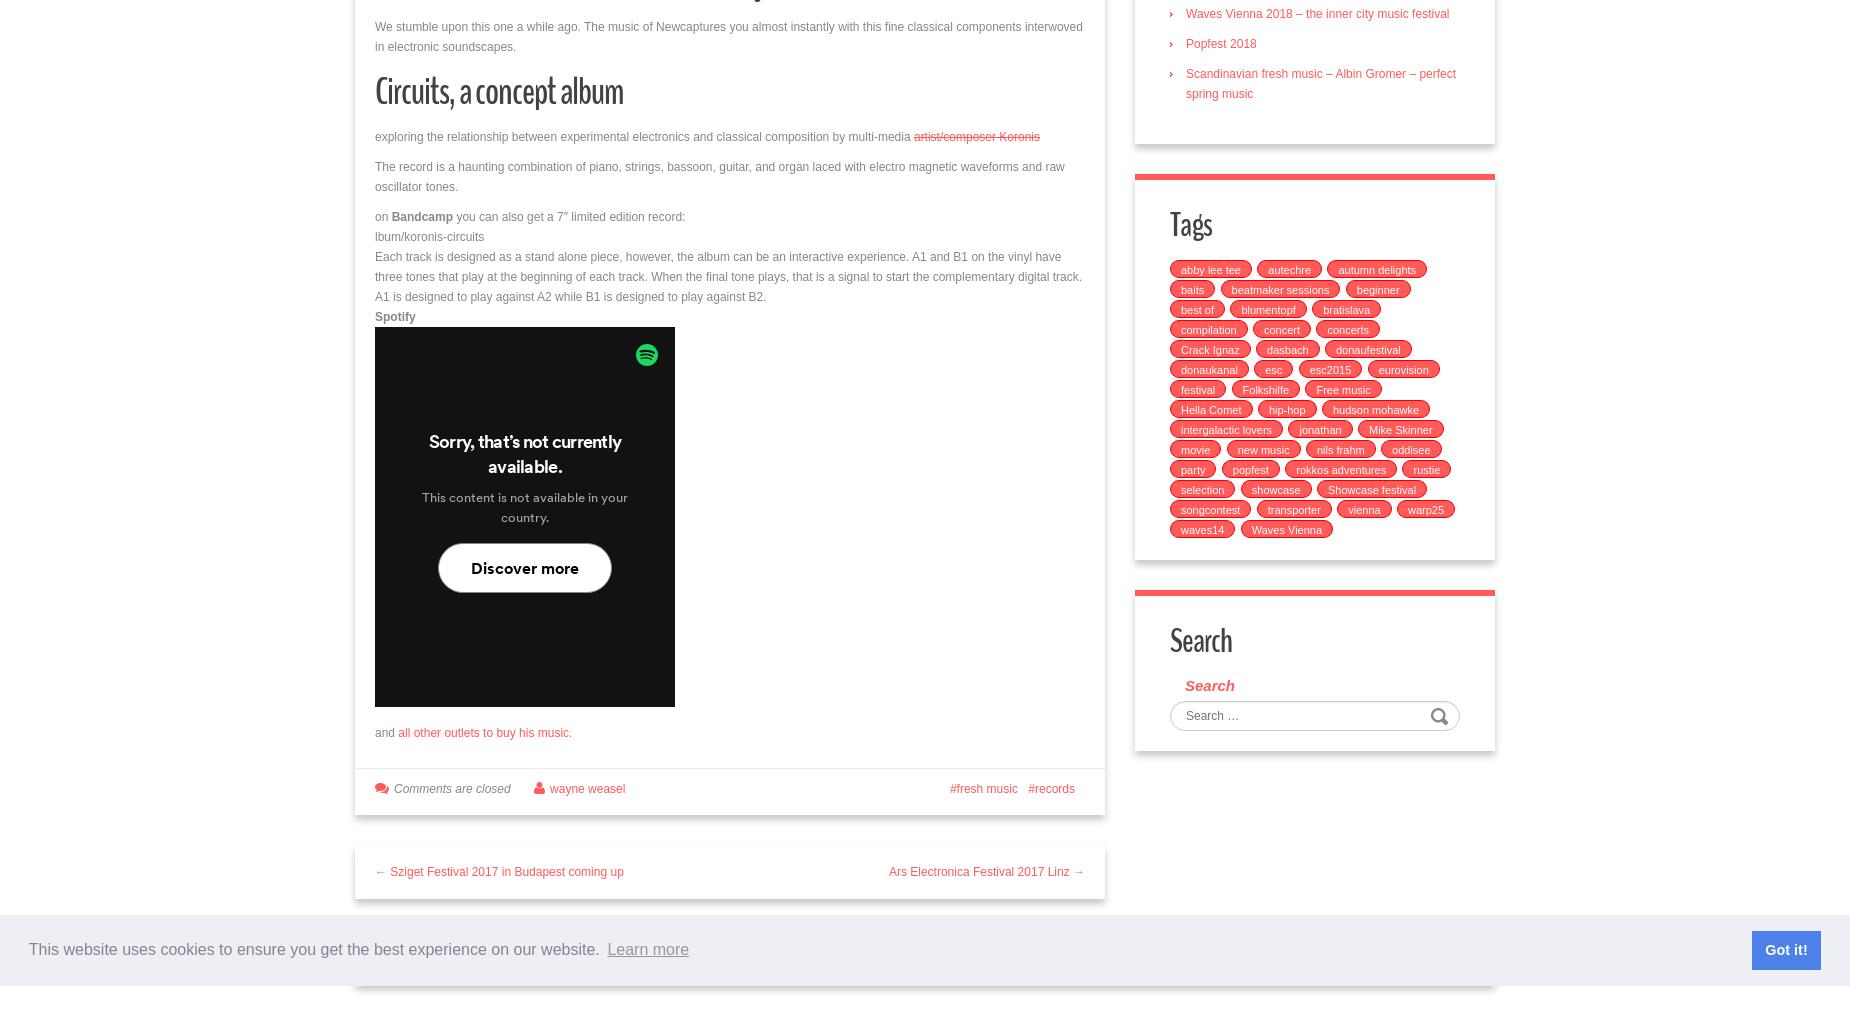  What do you see at coordinates (1210, 408) in the screenshot?
I see `'Hella Comet'` at bounding box center [1210, 408].